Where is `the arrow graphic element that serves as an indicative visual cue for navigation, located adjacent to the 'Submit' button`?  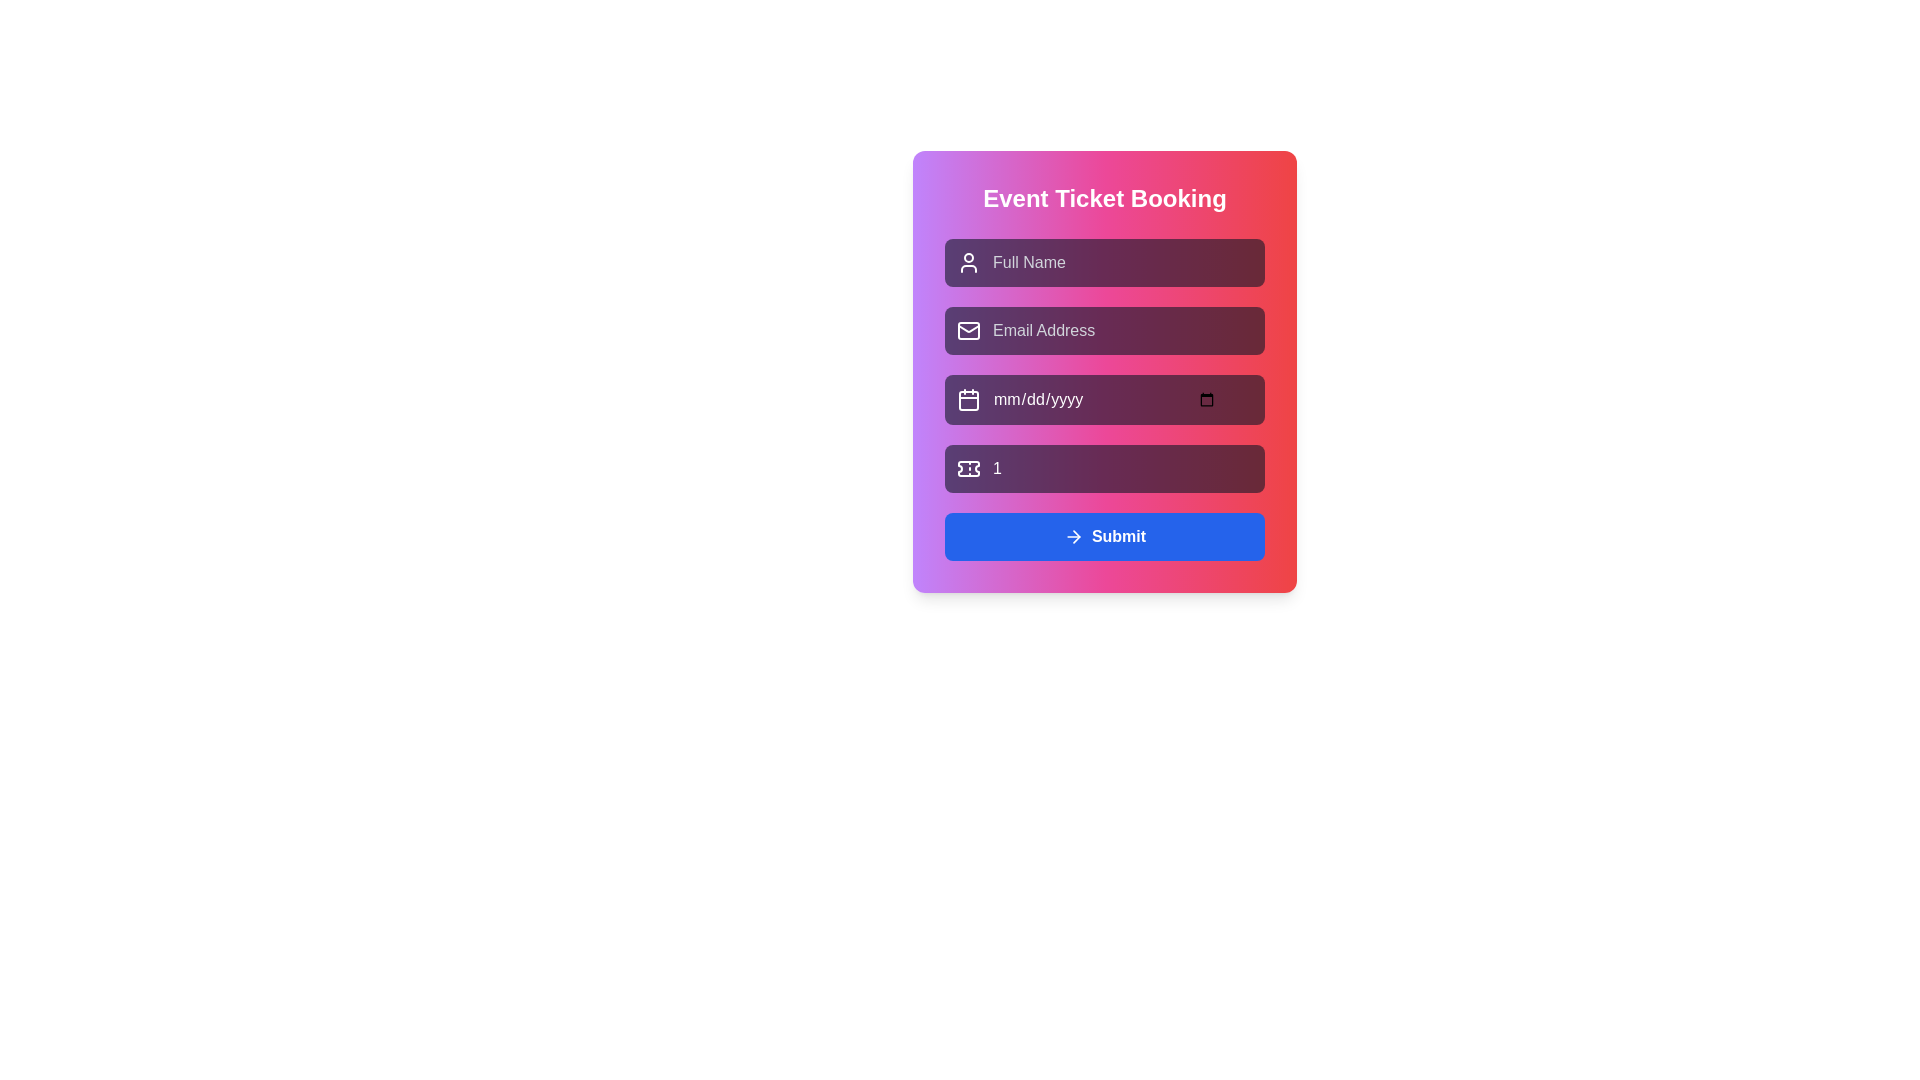
the arrow graphic element that serves as an indicative visual cue for navigation, located adjacent to the 'Submit' button is located at coordinates (1075, 535).